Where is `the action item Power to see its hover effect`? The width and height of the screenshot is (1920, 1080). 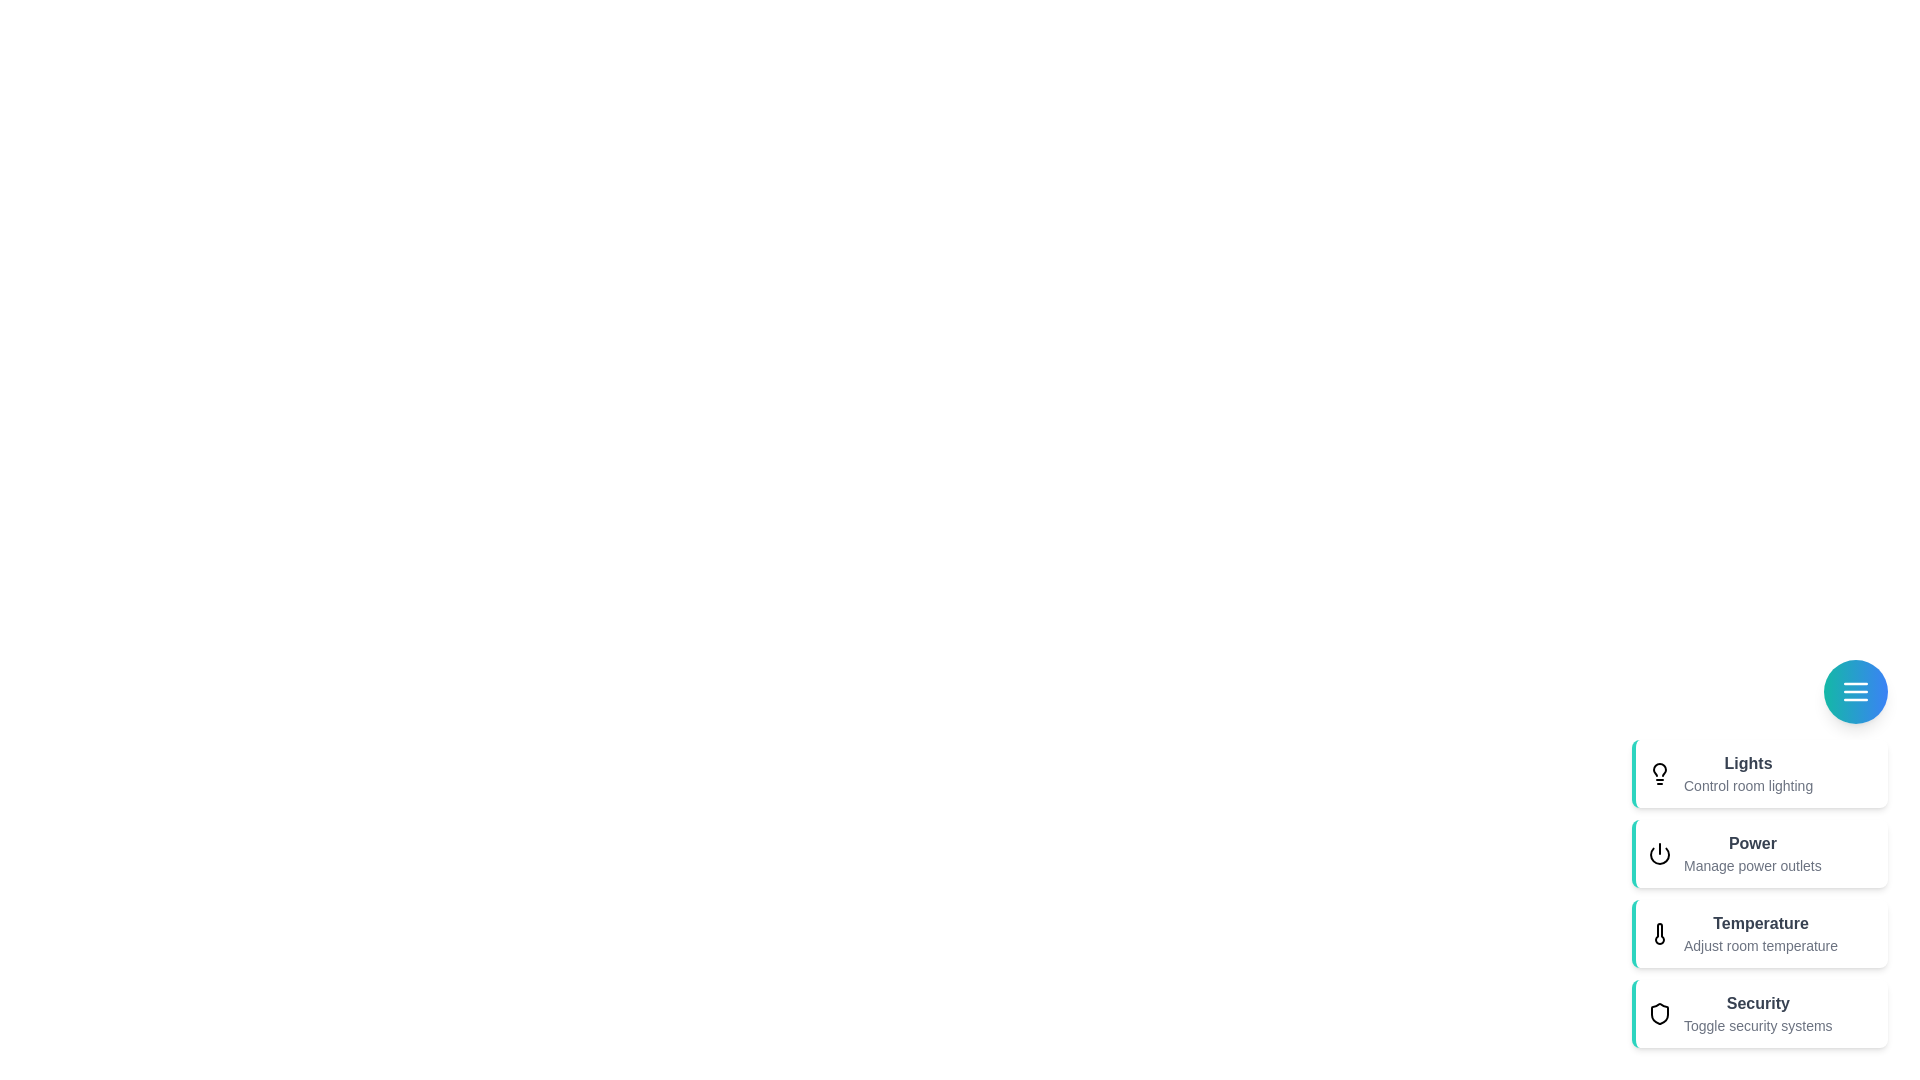 the action item Power to see its hover effect is located at coordinates (1751, 853).